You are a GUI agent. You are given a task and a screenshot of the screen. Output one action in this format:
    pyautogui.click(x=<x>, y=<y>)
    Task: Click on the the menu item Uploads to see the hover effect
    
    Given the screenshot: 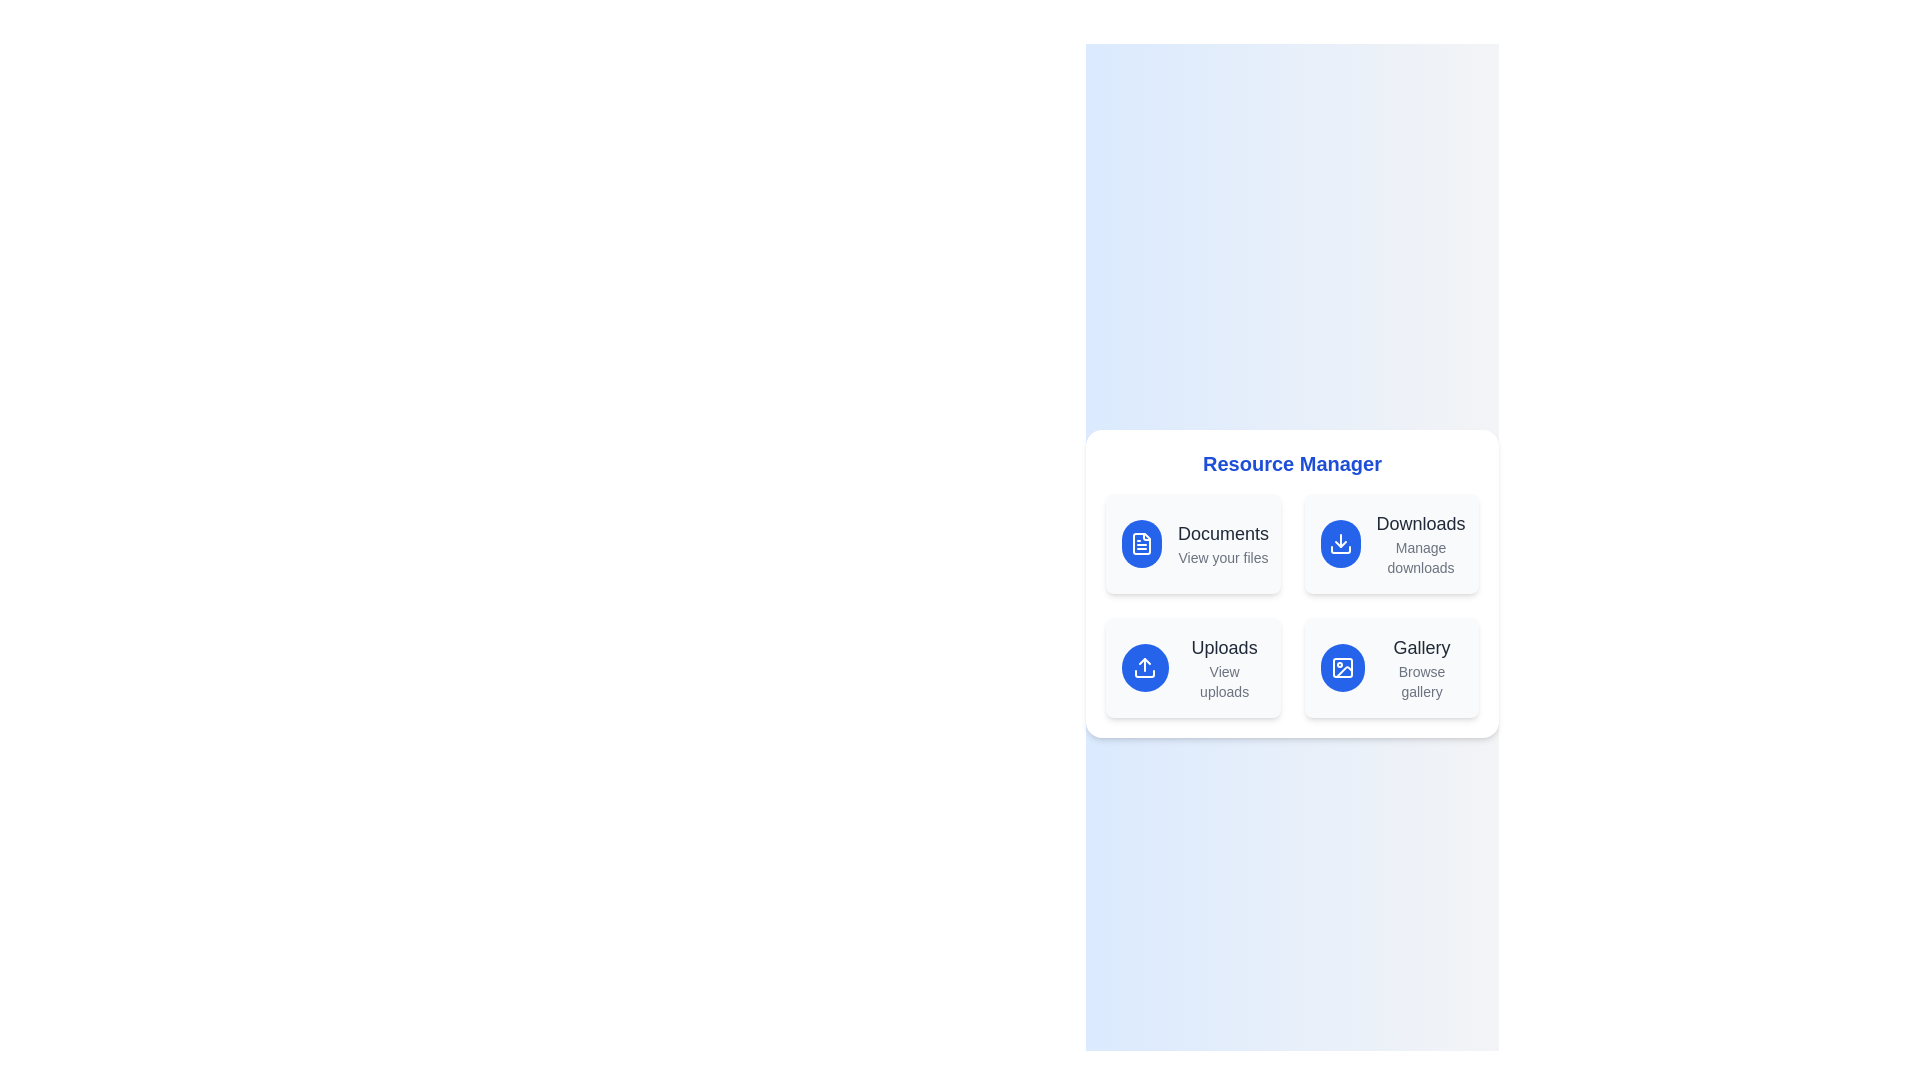 What is the action you would take?
    pyautogui.click(x=1193, y=667)
    